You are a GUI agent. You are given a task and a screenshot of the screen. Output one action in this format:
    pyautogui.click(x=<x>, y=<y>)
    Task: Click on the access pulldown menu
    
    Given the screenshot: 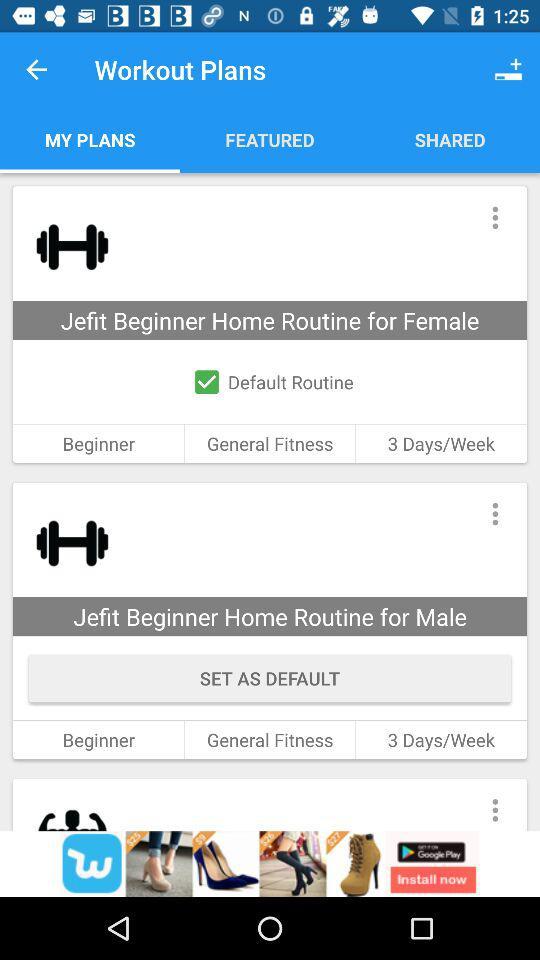 What is the action you would take?
    pyautogui.click(x=494, y=217)
    